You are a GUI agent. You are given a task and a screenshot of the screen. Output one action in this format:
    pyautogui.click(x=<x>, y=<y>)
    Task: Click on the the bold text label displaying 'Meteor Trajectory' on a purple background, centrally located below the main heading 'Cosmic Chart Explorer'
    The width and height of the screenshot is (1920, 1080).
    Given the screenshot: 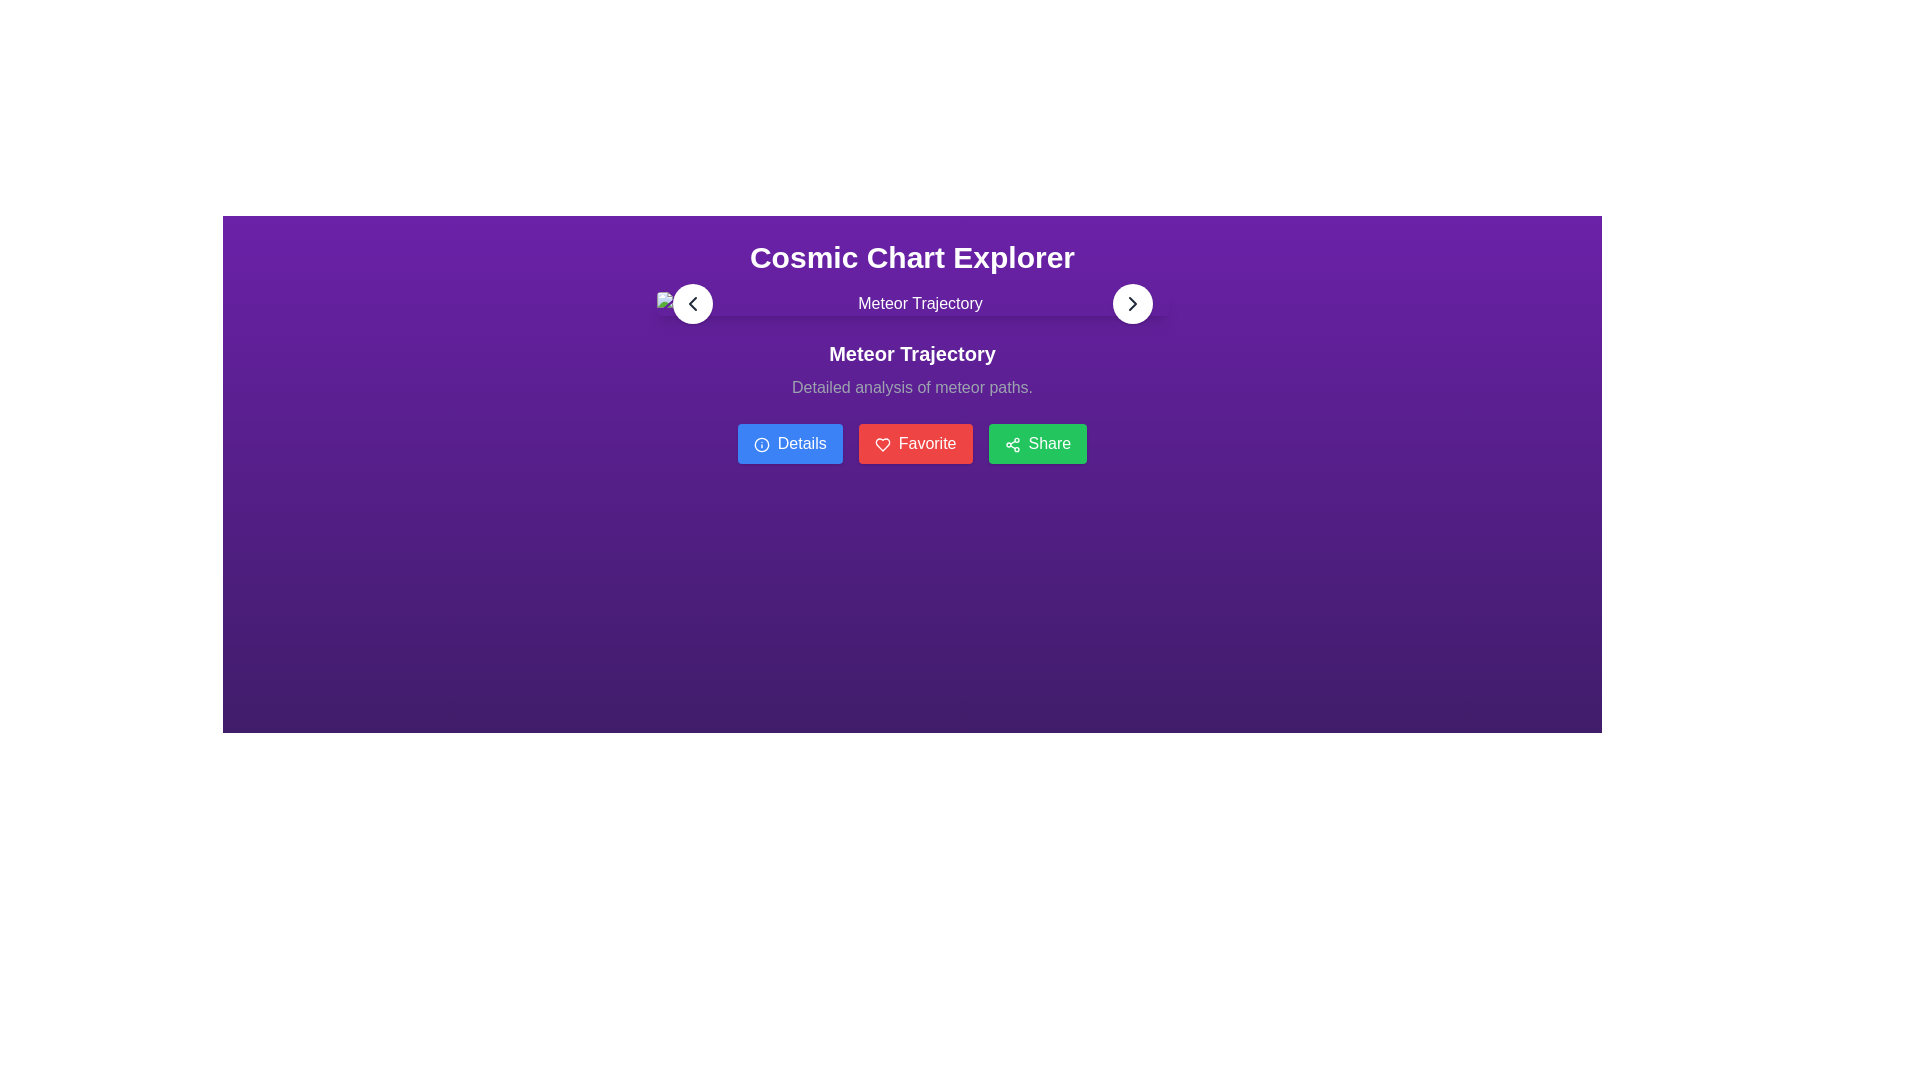 What is the action you would take?
    pyautogui.click(x=911, y=353)
    